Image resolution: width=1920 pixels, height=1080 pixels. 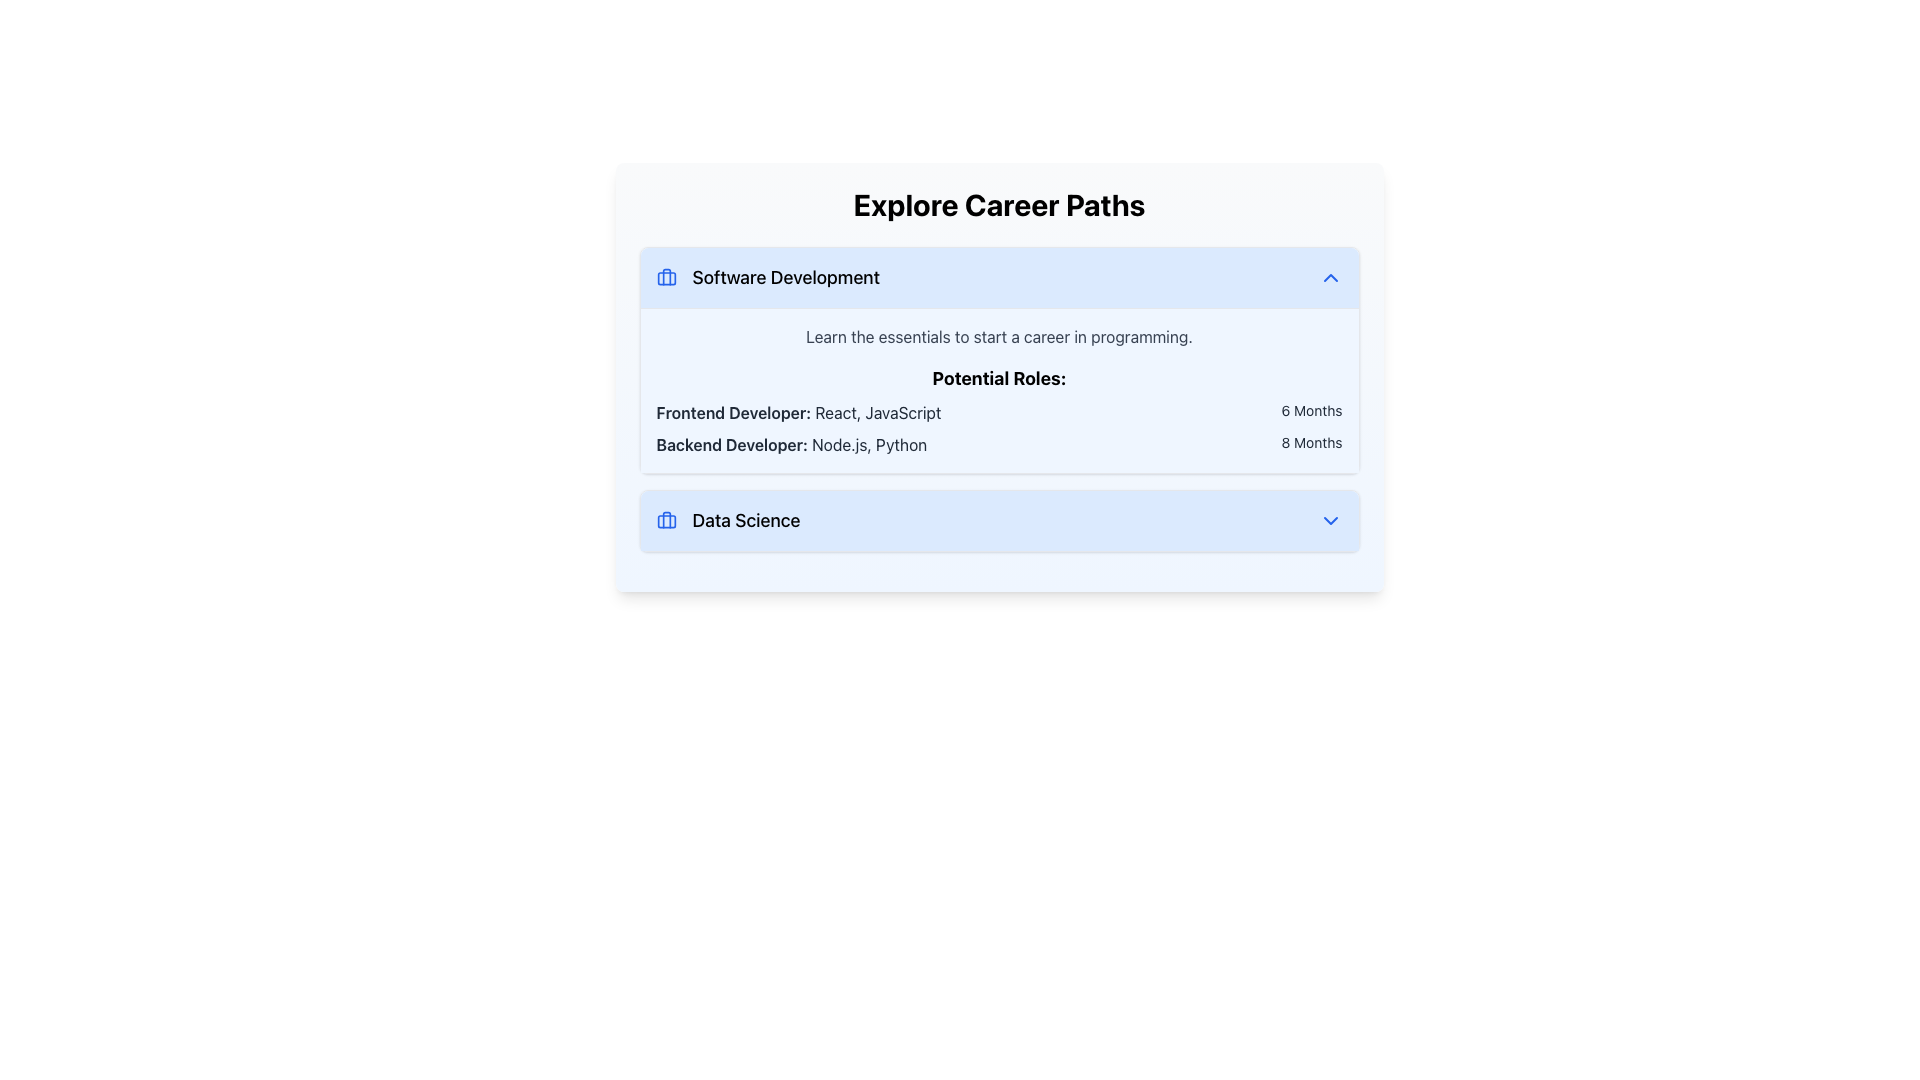 What do you see at coordinates (999, 390) in the screenshot?
I see `contents of the informational panel located below the 'Software Development' header, which describes potential career paths in software development` at bounding box center [999, 390].